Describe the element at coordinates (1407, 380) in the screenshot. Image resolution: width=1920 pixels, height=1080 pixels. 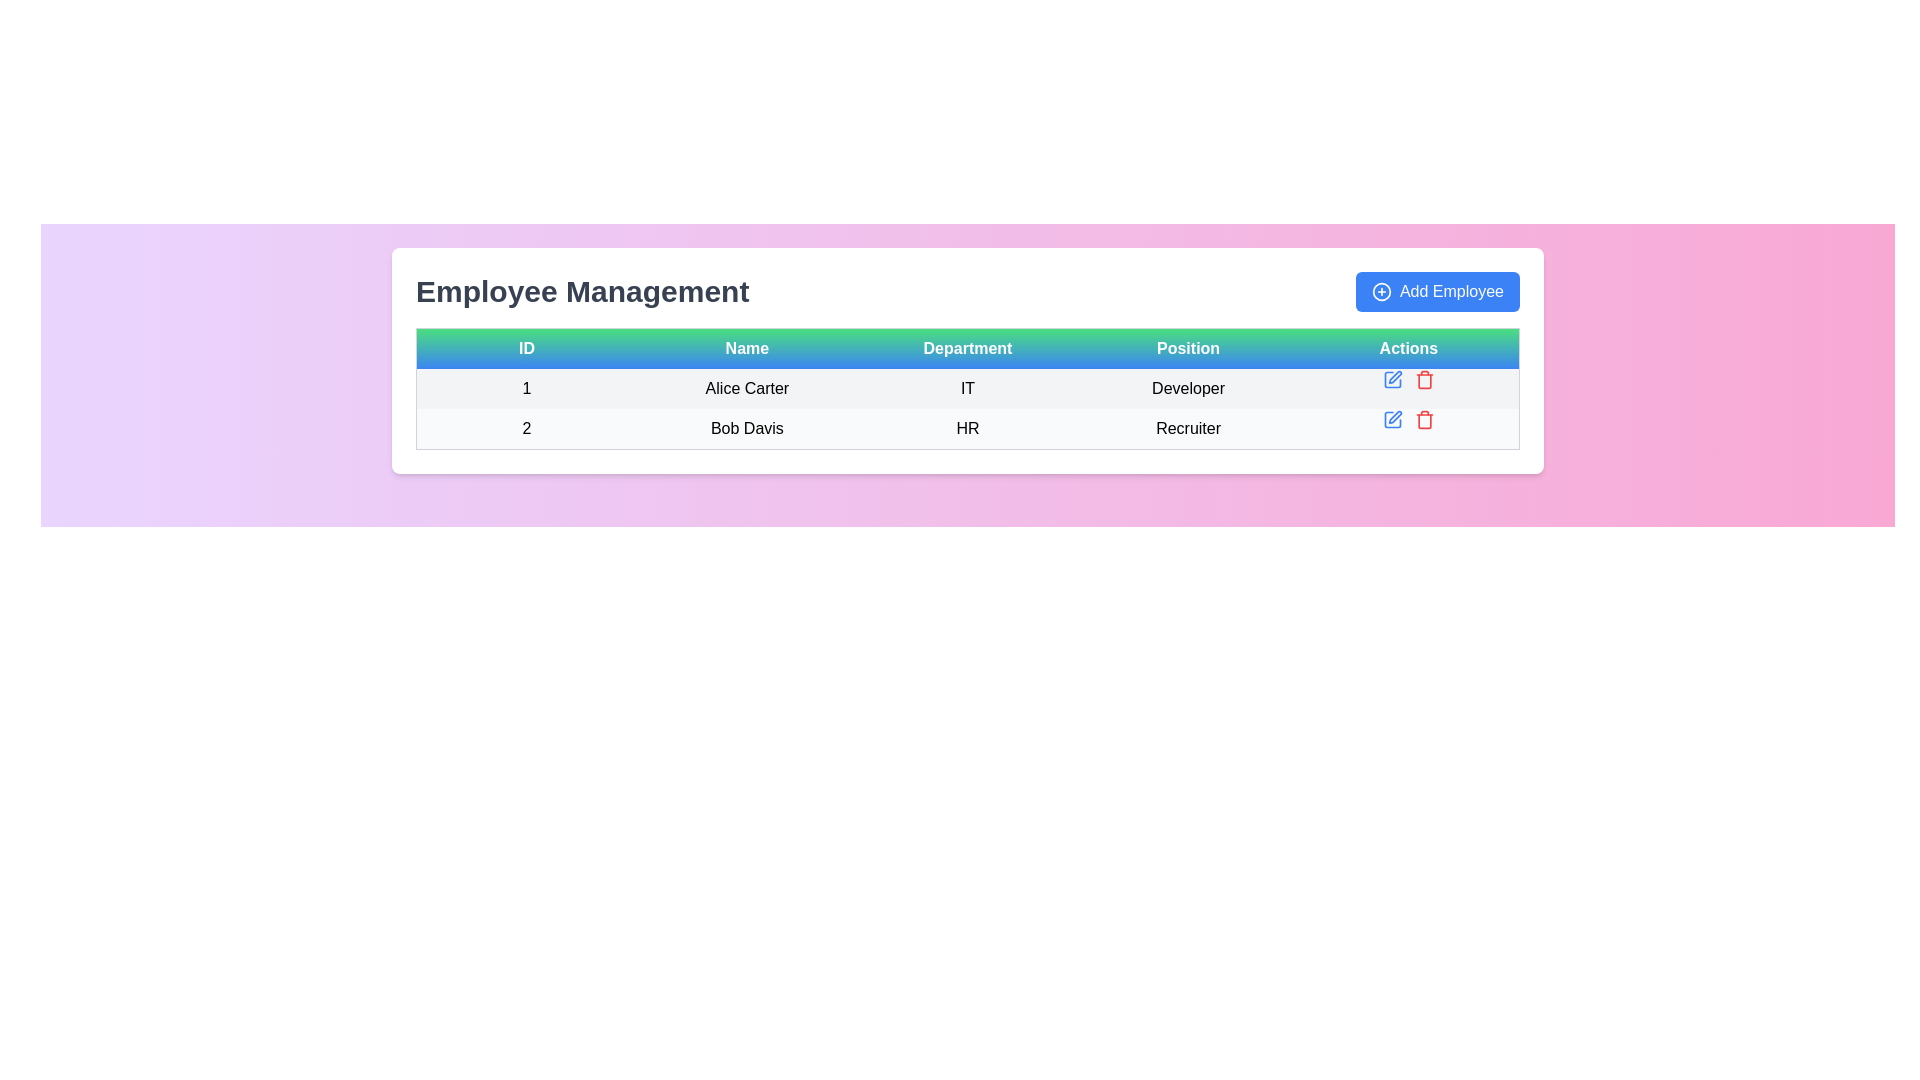
I see `the horizontal action bar located under the 'Actions' column for the 'Alice Carter' entry, which contains multiple action icons including a blue pencil for edit and a red trash can for delete` at that location.